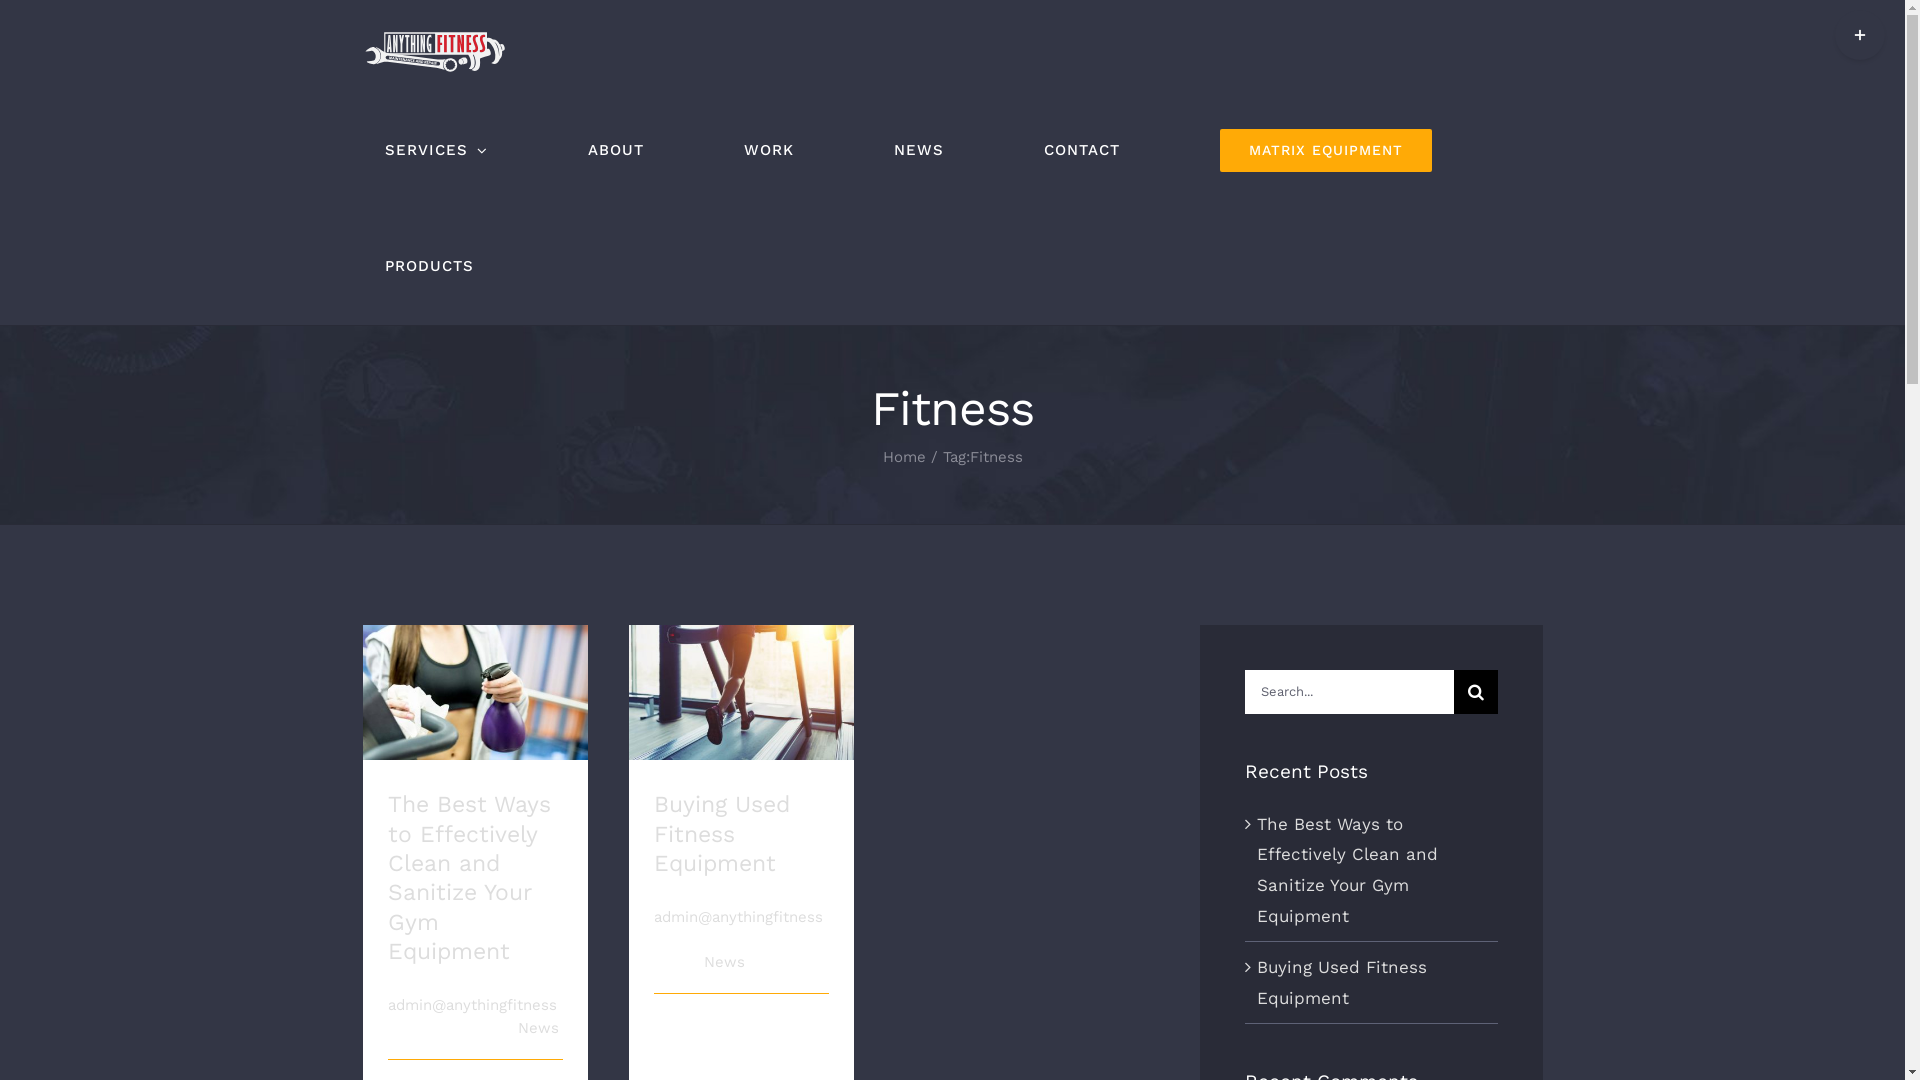 This screenshot has width=1920, height=1080. Describe the element at coordinates (1342, 981) in the screenshot. I see `'Buying Used Fitness Equipment'` at that location.